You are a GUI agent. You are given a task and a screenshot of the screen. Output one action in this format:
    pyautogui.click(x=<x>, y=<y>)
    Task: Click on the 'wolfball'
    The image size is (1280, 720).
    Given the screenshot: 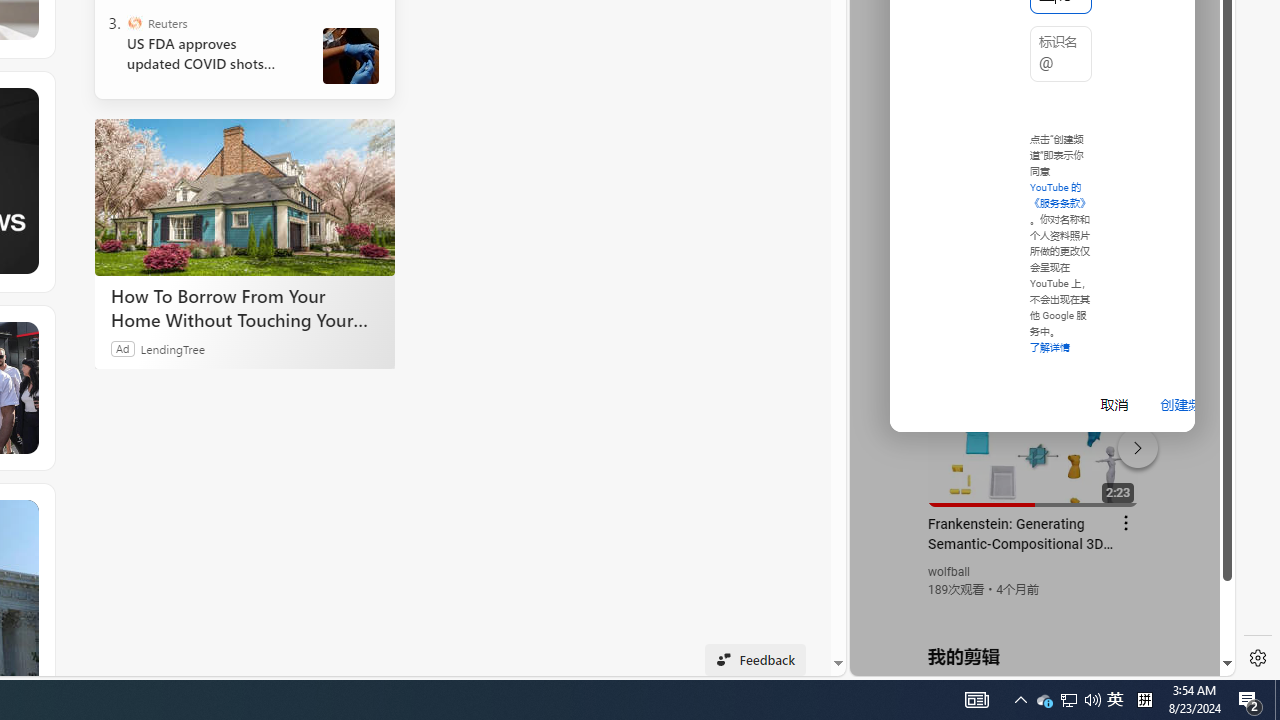 What is the action you would take?
    pyautogui.click(x=948, y=572)
    